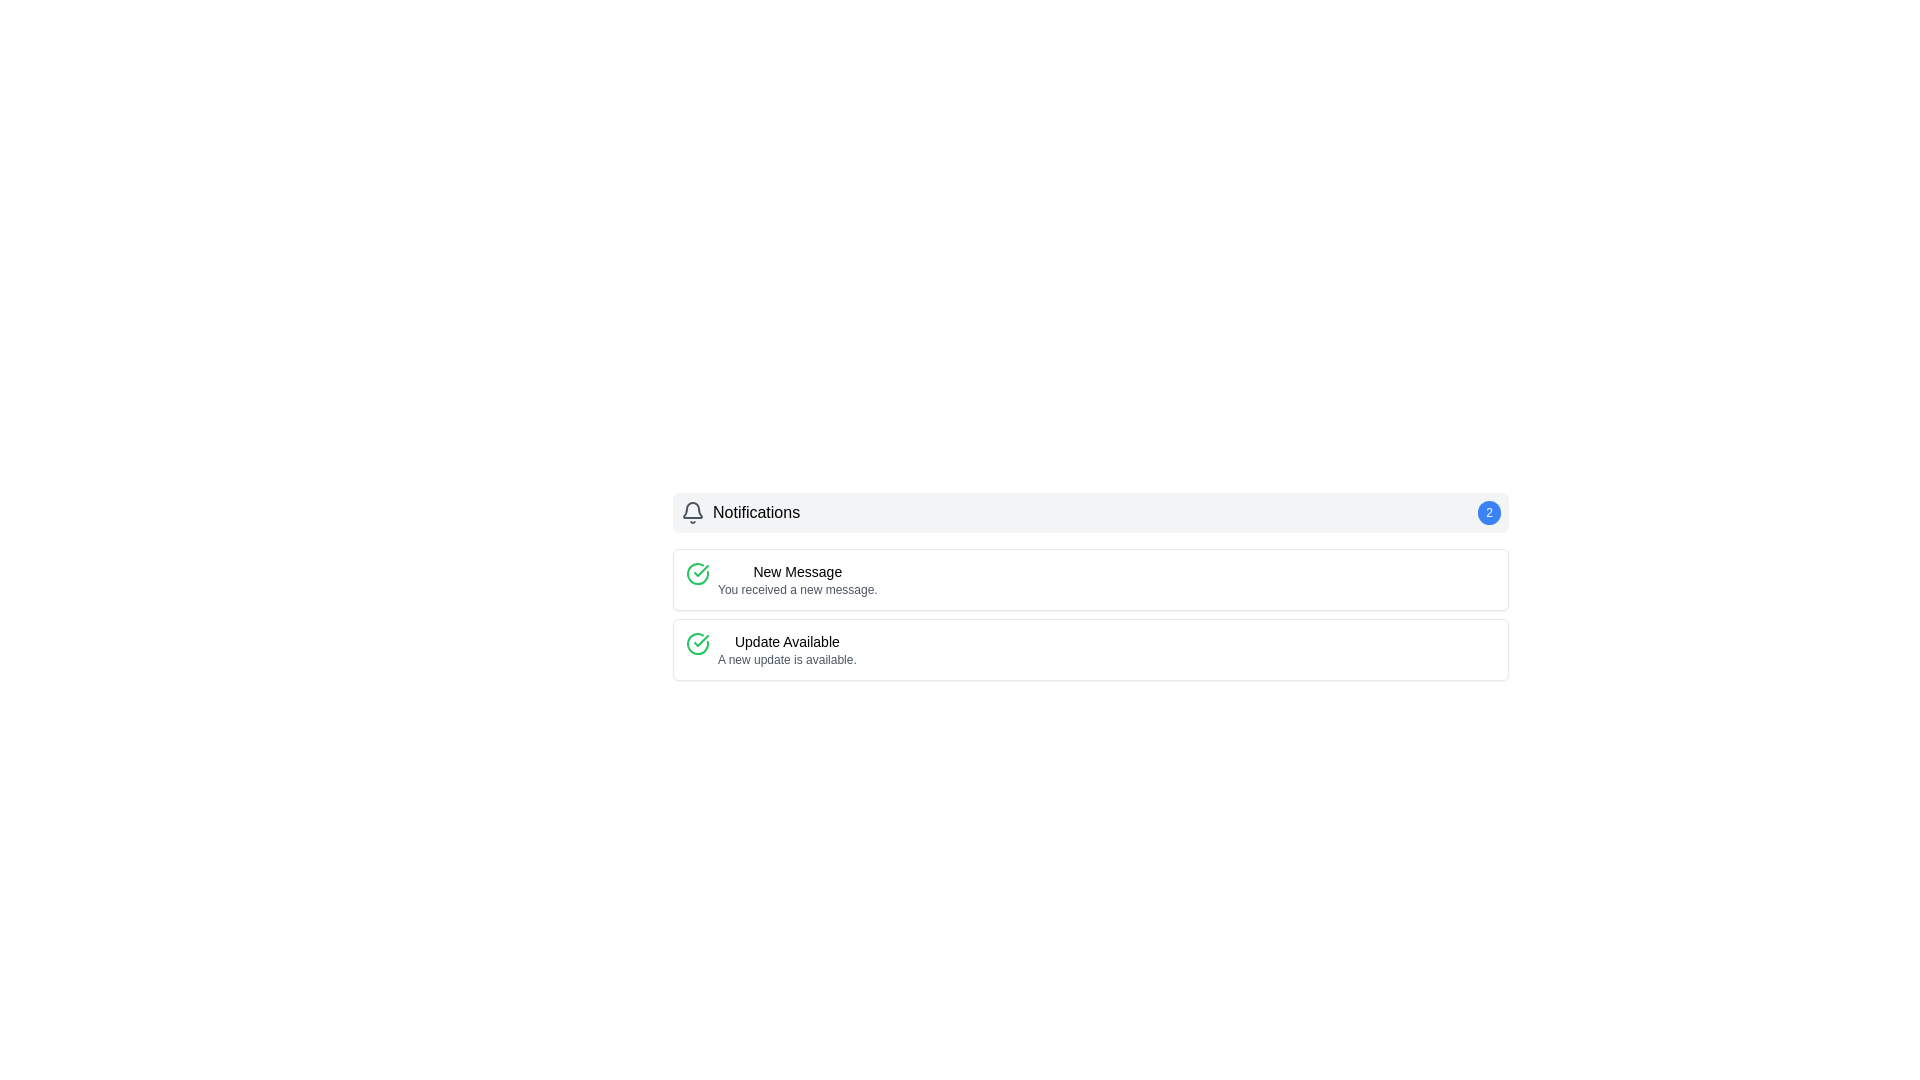 This screenshot has height=1080, width=1920. What do you see at coordinates (796, 579) in the screenshot?
I see `the Text Label that displays 'New Message' and 'You received a new message.' located in the top notification card under a green checkmark symbol` at bounding box center [796, 579].